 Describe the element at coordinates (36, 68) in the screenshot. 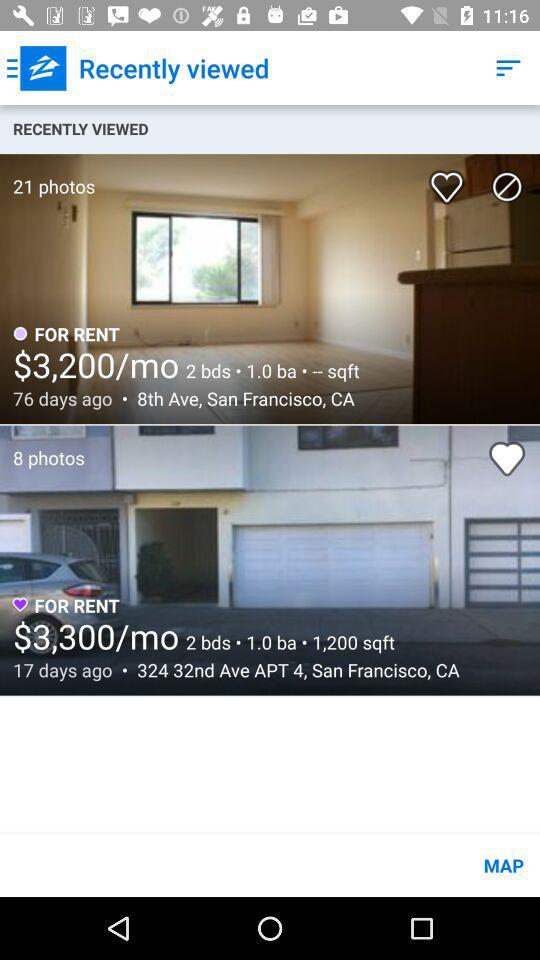

I see `item next to the recently viewed app` at that location.